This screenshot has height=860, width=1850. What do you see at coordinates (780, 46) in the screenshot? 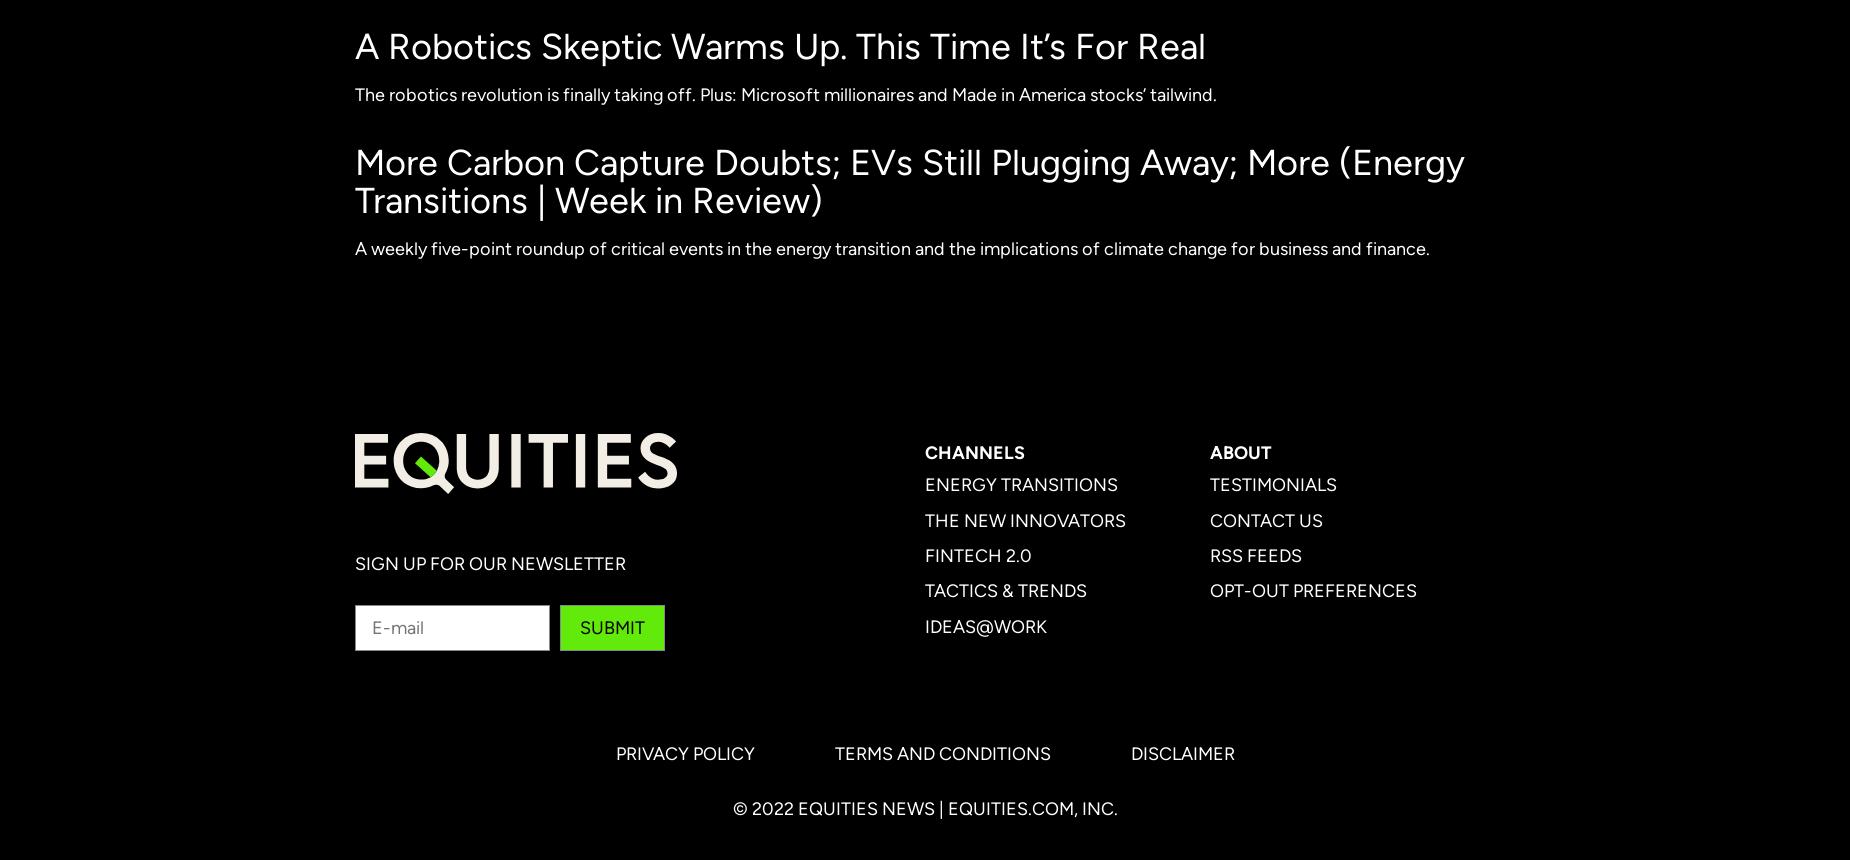
I see `'A Robotics Skeptic Warms Up. This Time It’s For Real'` at bounding box center [780, 46].